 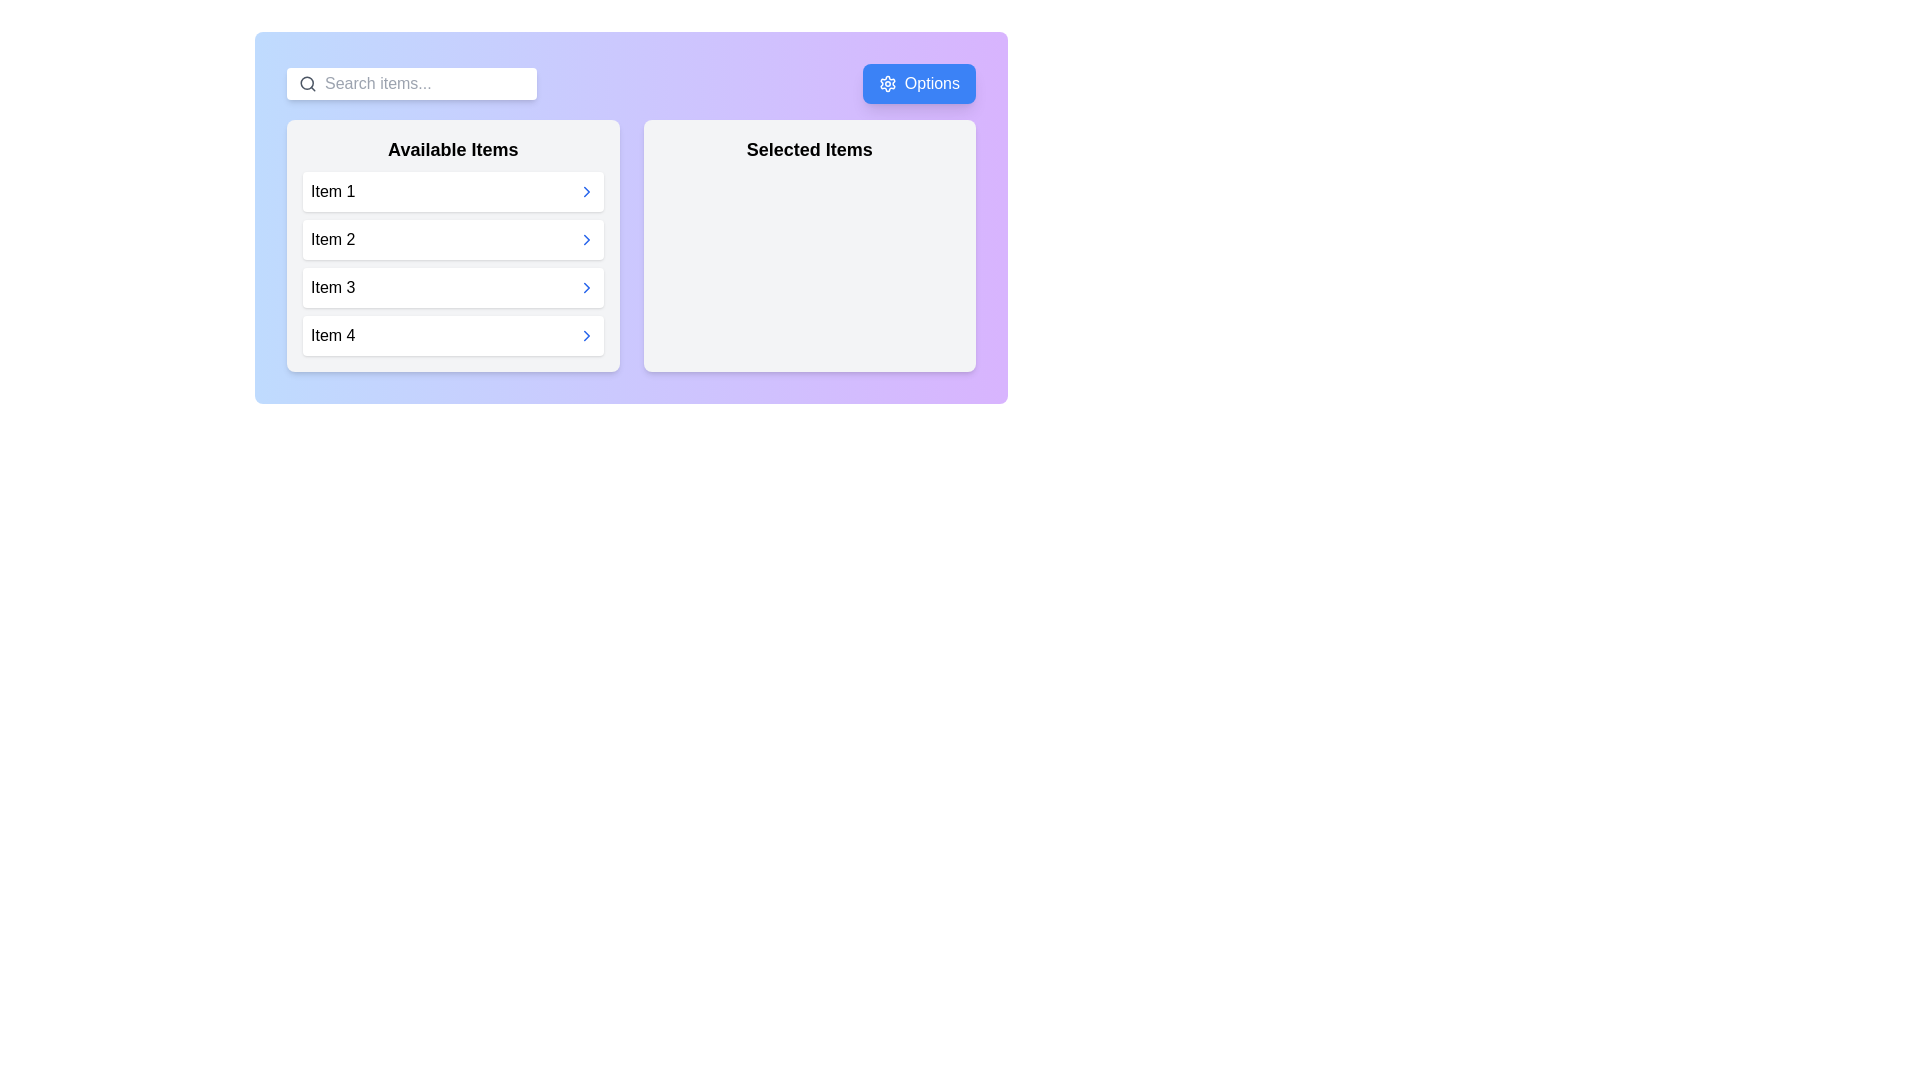 I want to click on left arrow button for the item Item 4 in the 'Selected Items' list to move it to the 'Available Items' list, so click(x=643, y=315).